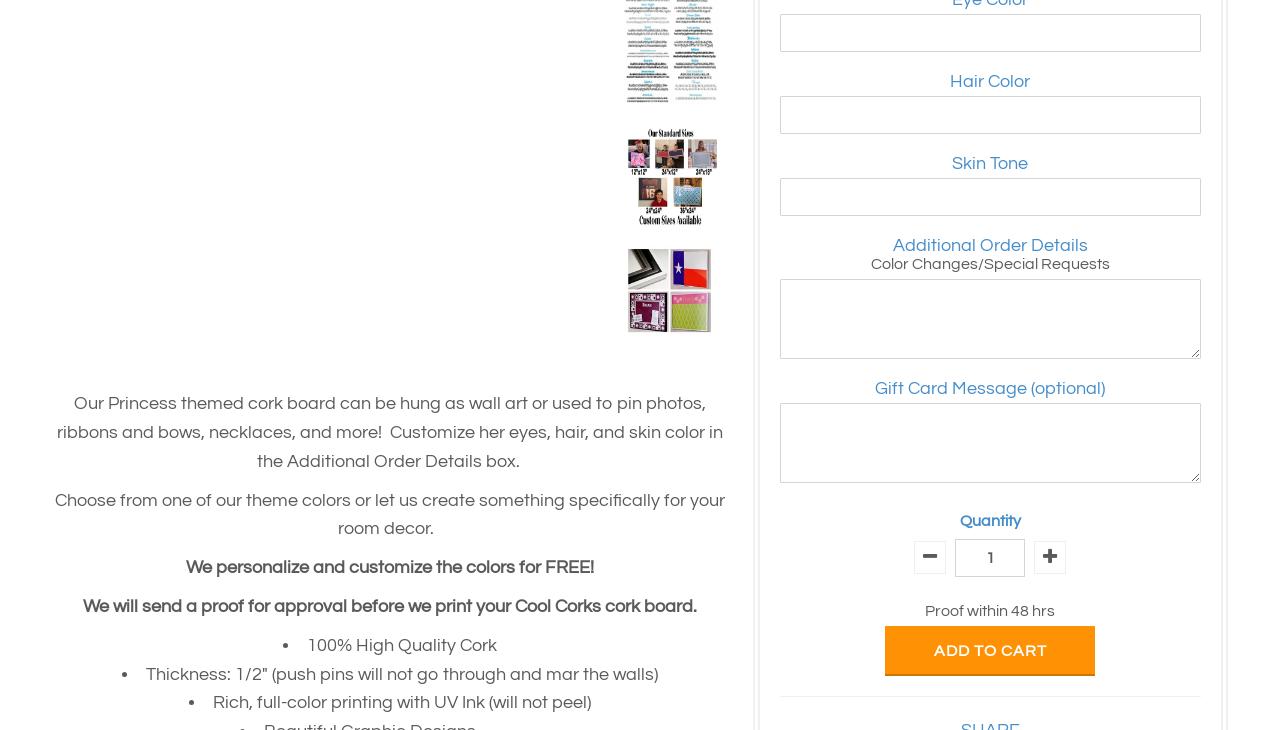 This screenshot has height=730, width=1280. Describe the element at coordinates (989, 520) in the screenshot. I see `'Quantity'` at that location.